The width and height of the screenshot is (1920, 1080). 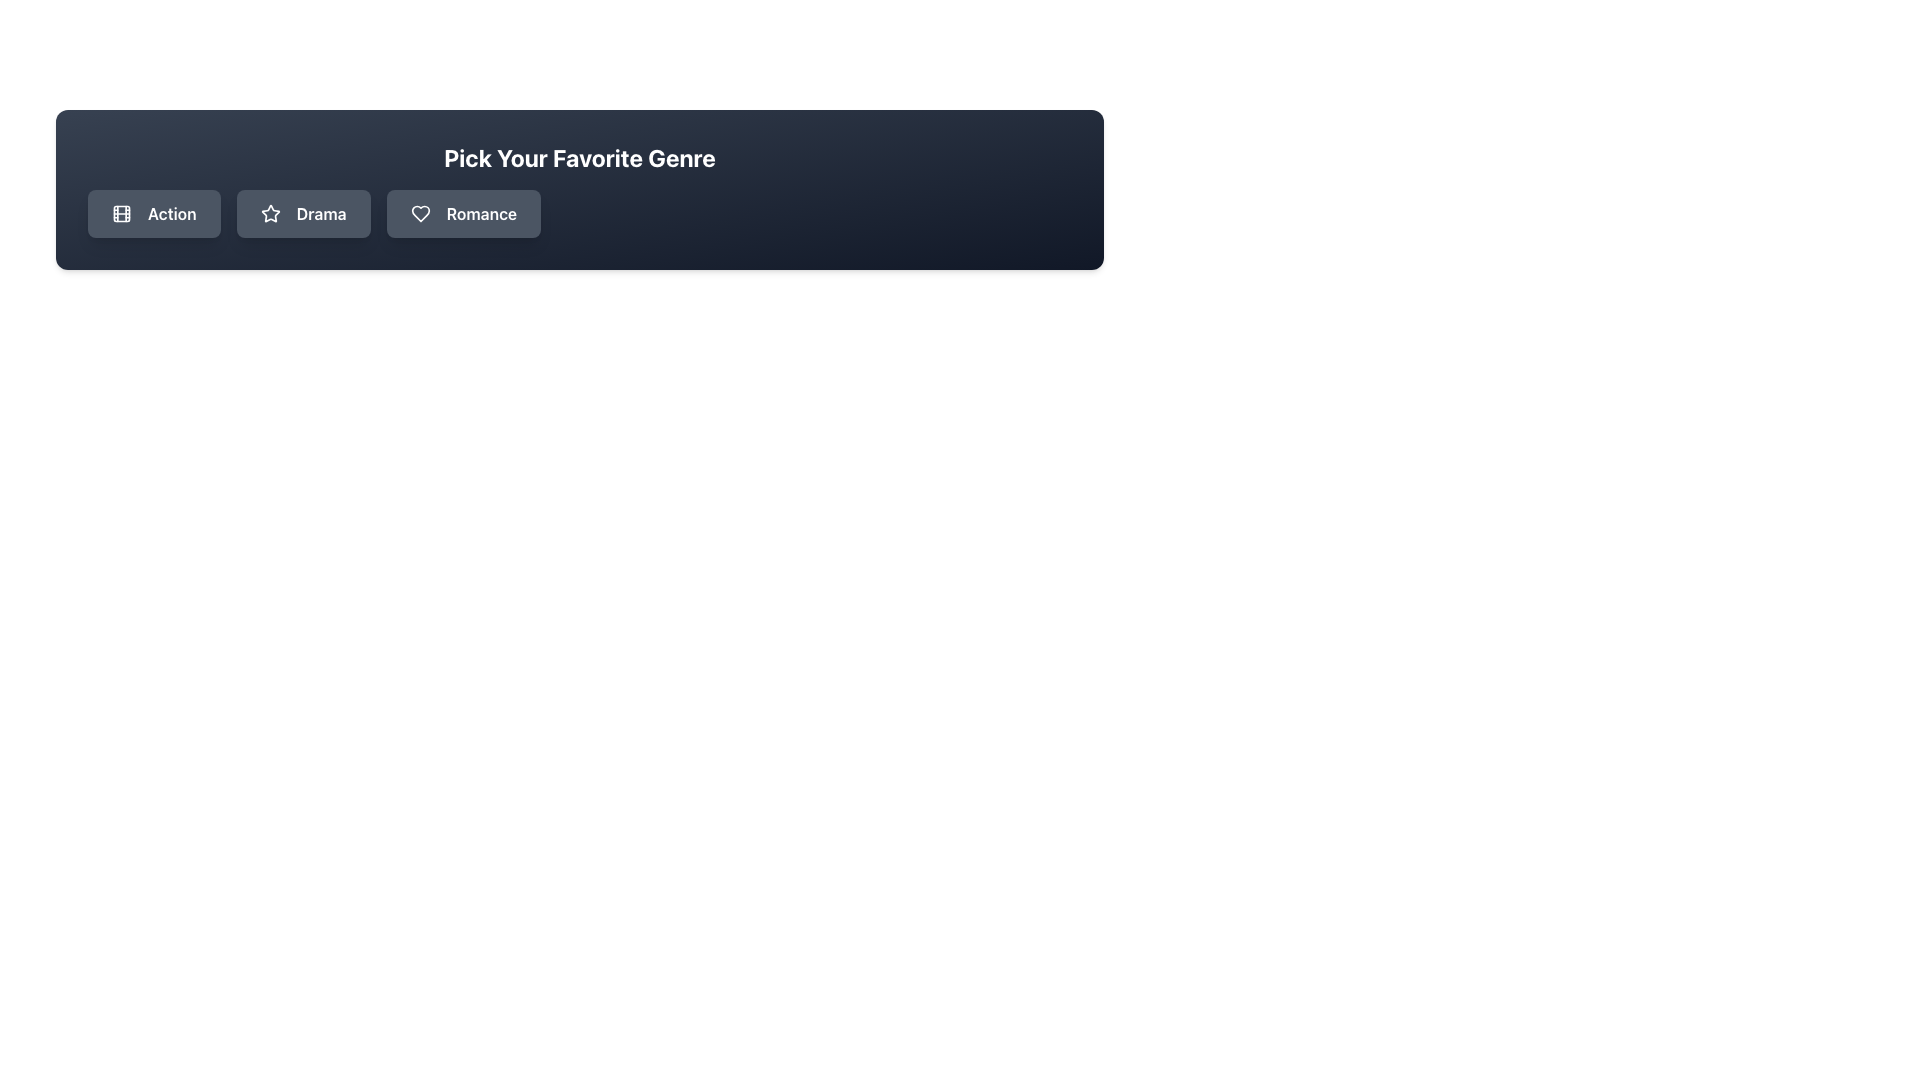 I want to click on the 'Romance' genre icon located inside the rightmost button in a horizontal row of genre buttons, positioned after the 'Drama' button and before the text 'Romance', so click(x=419, y=213).